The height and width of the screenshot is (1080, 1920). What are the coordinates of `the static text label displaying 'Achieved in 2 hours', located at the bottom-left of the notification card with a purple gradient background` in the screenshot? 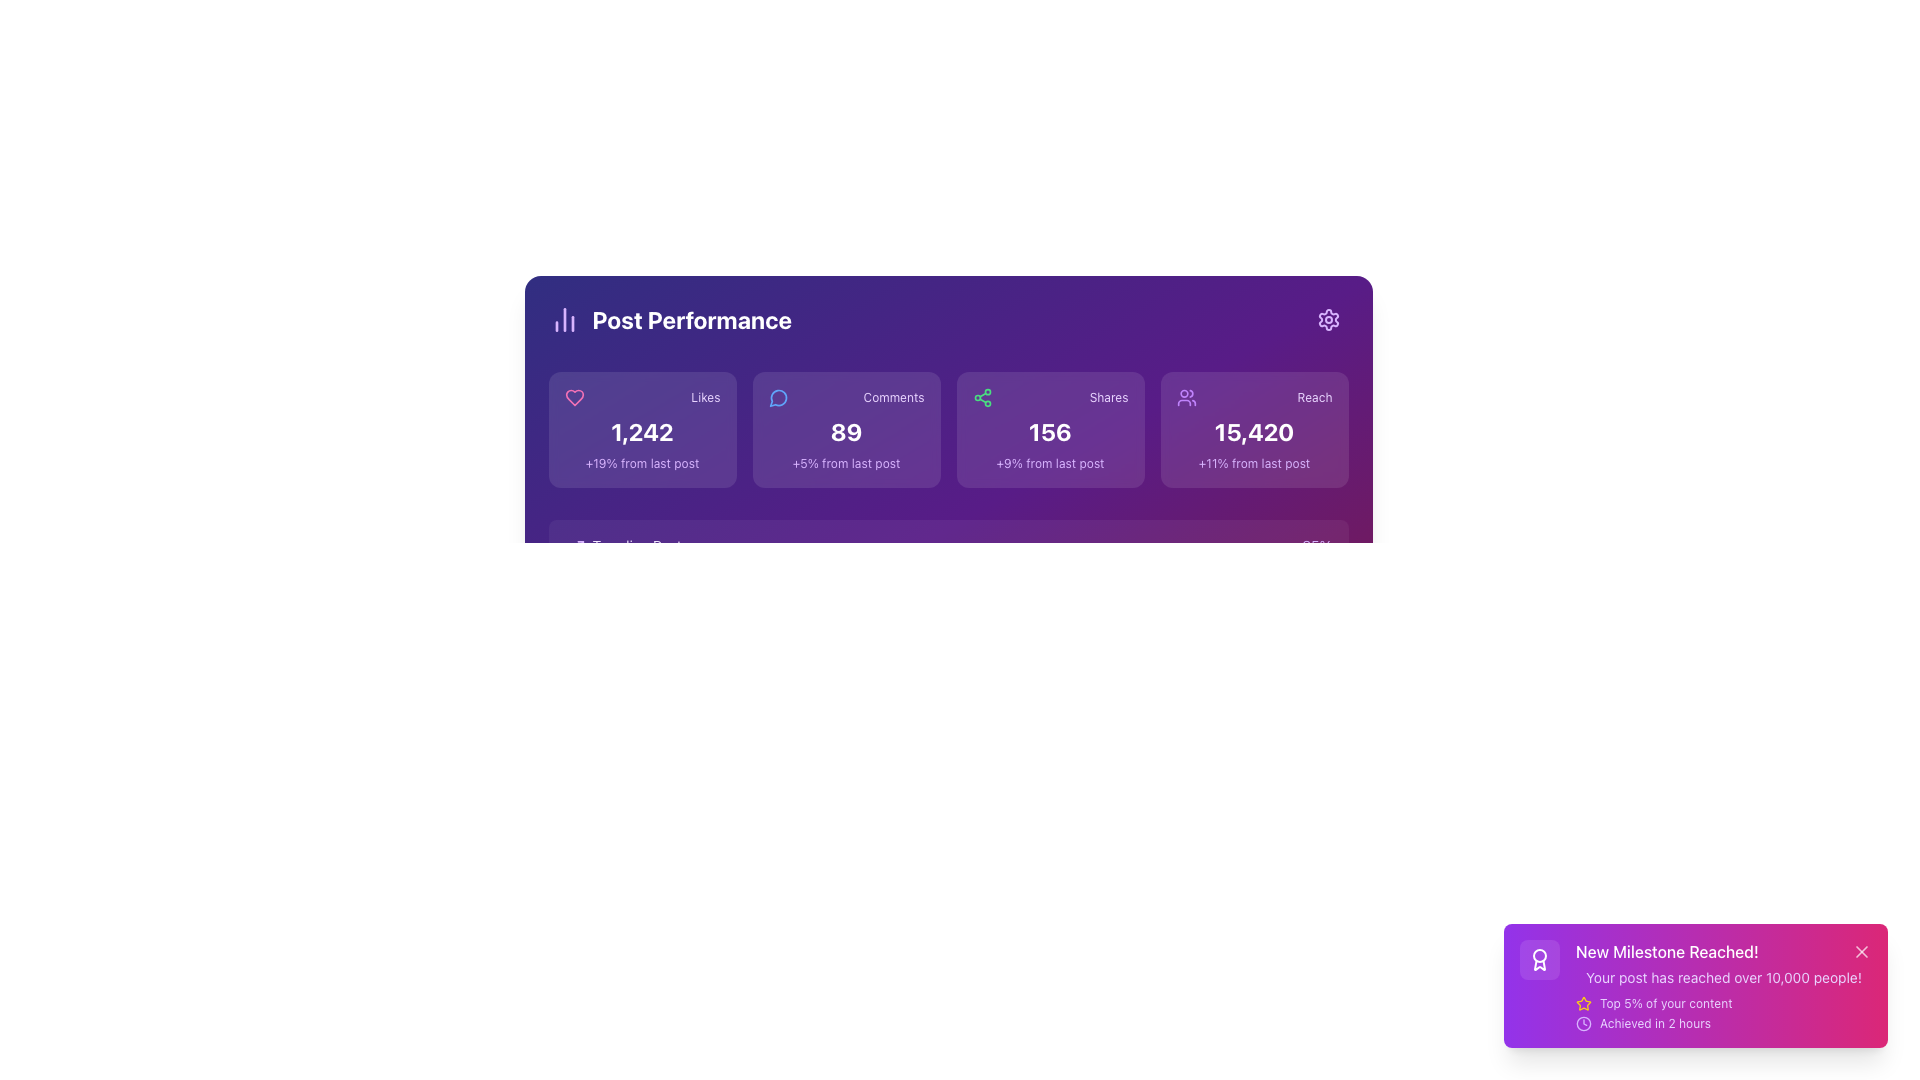 It's located at (1655, 1023).